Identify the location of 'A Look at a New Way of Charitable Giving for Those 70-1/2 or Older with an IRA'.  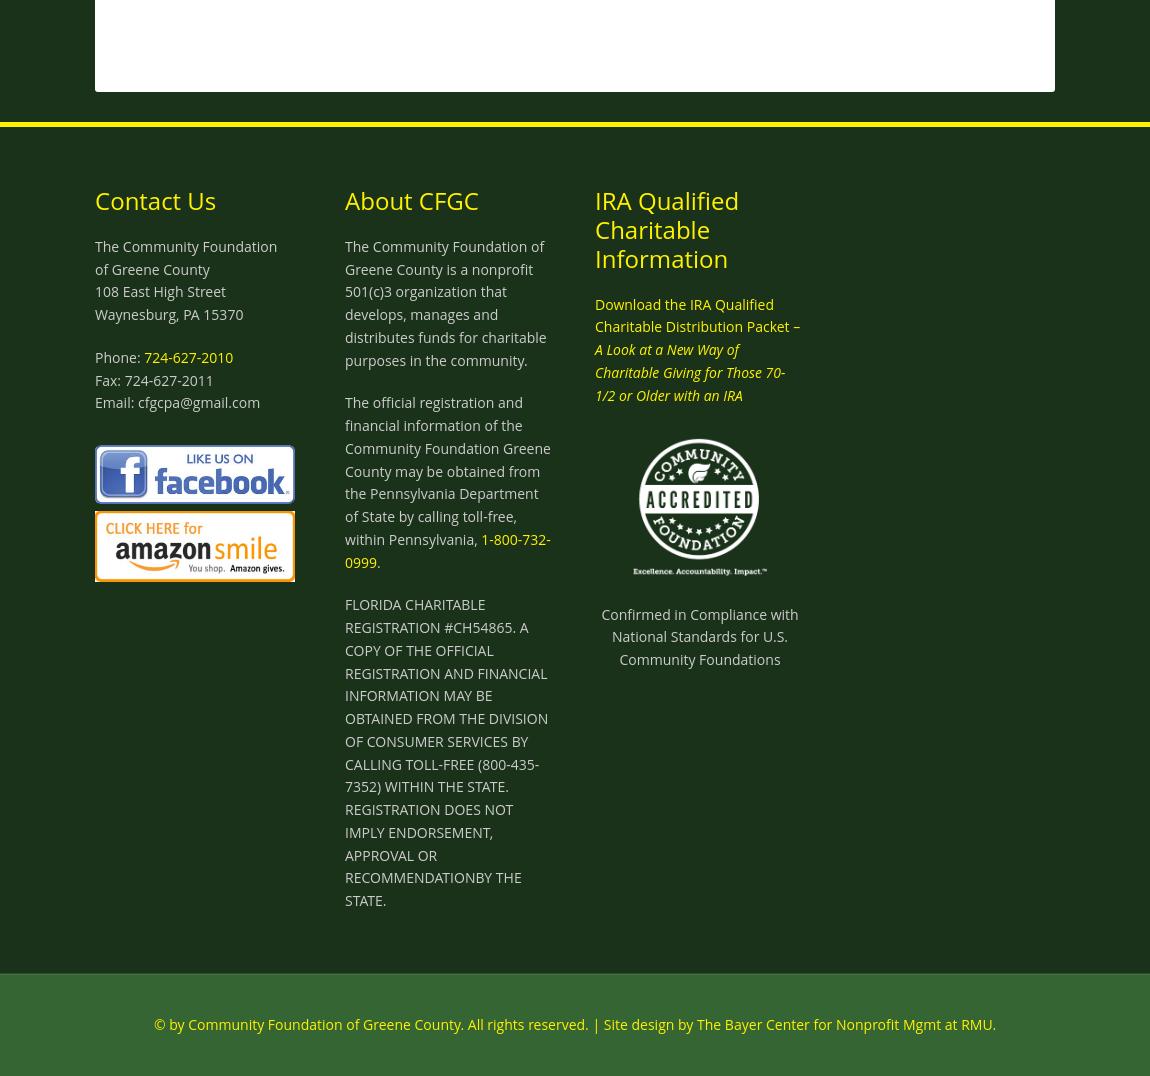
(594, 370).